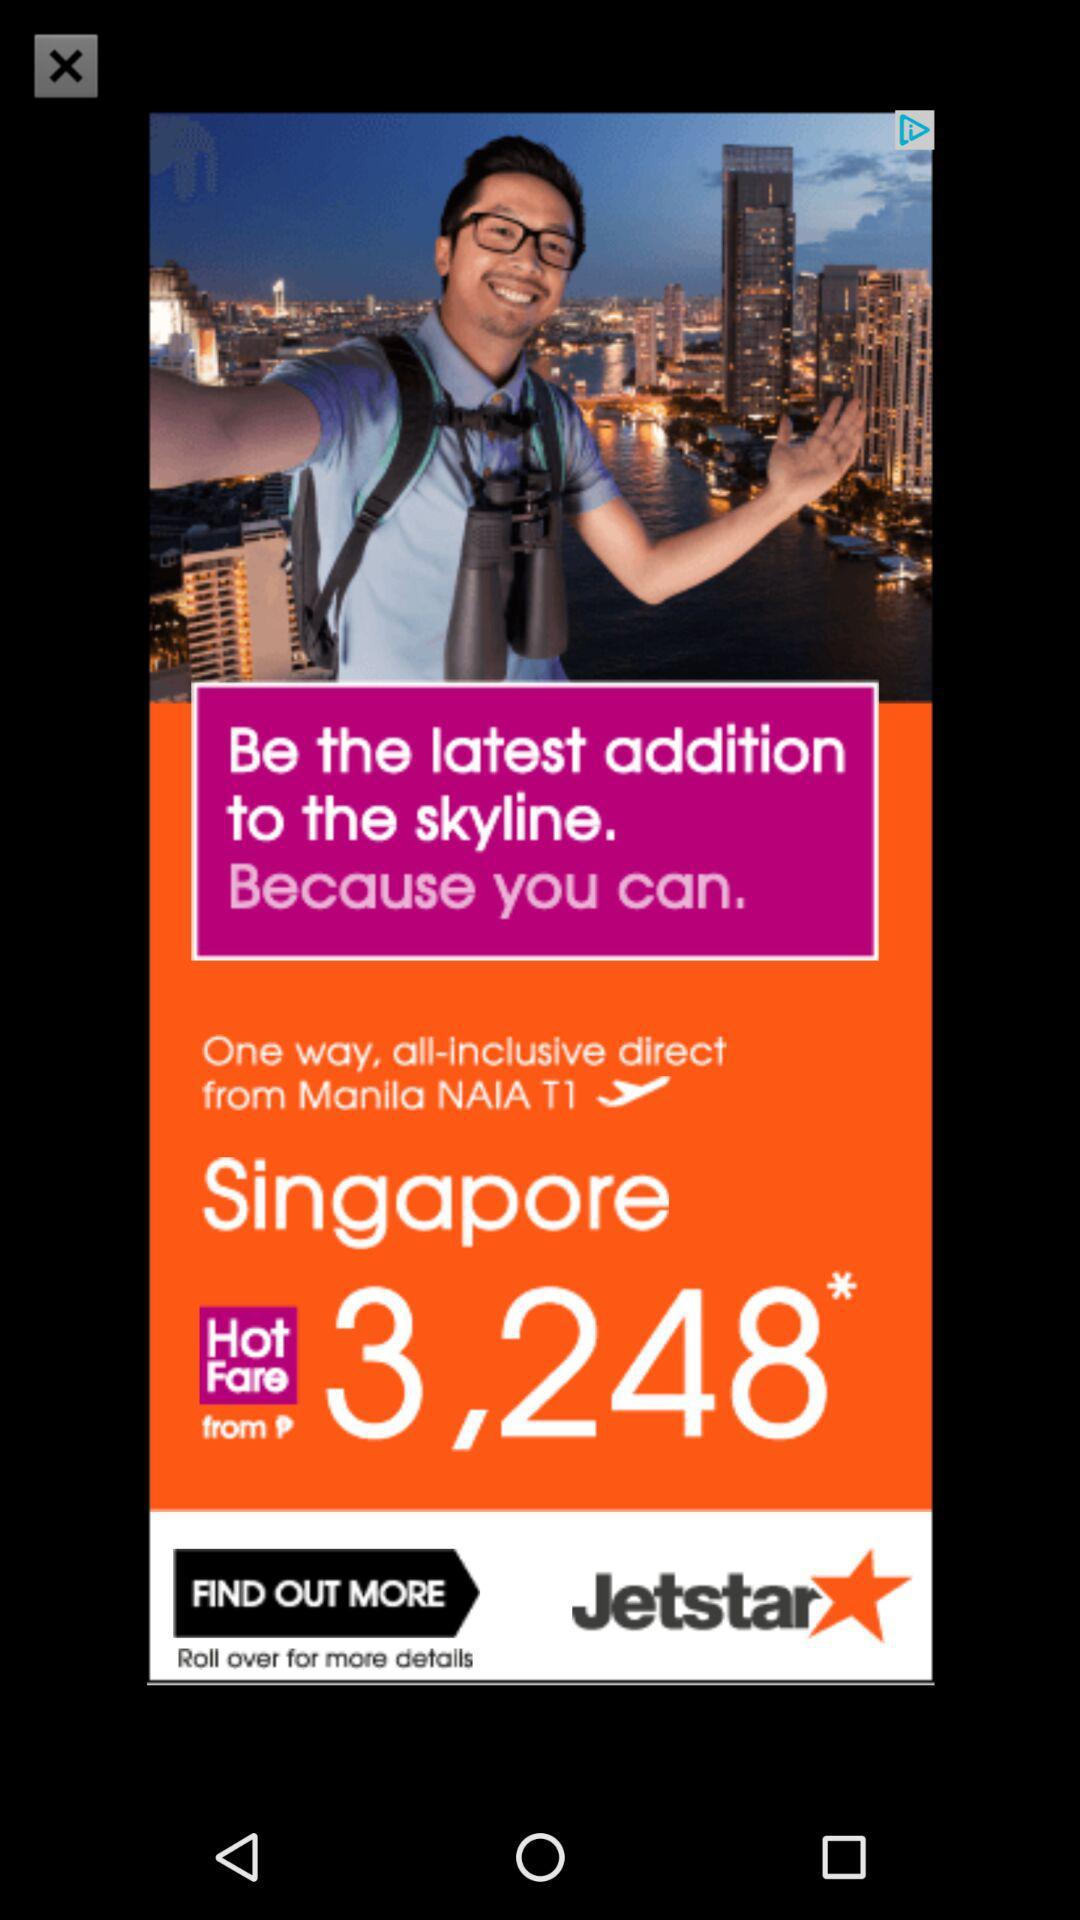 The height and width of the screenshot is (1920, 1080). Describe the element at coordinates (64, 70) in the screenshot. I see `the close icon` at that location.